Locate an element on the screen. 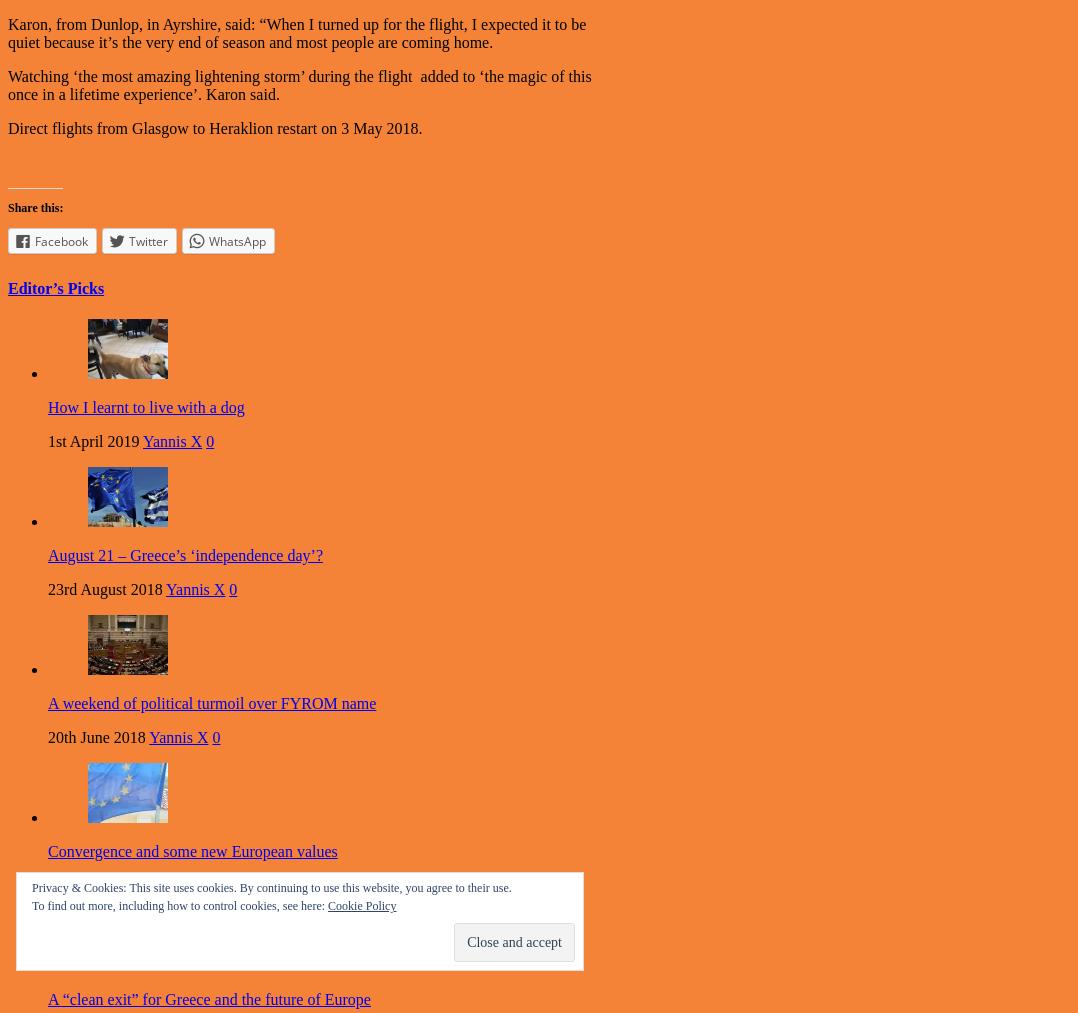 Image resolution: width=1078 pixels, height=1013 pixels. 'WhatsApp' is located at coordinates (236, 239).